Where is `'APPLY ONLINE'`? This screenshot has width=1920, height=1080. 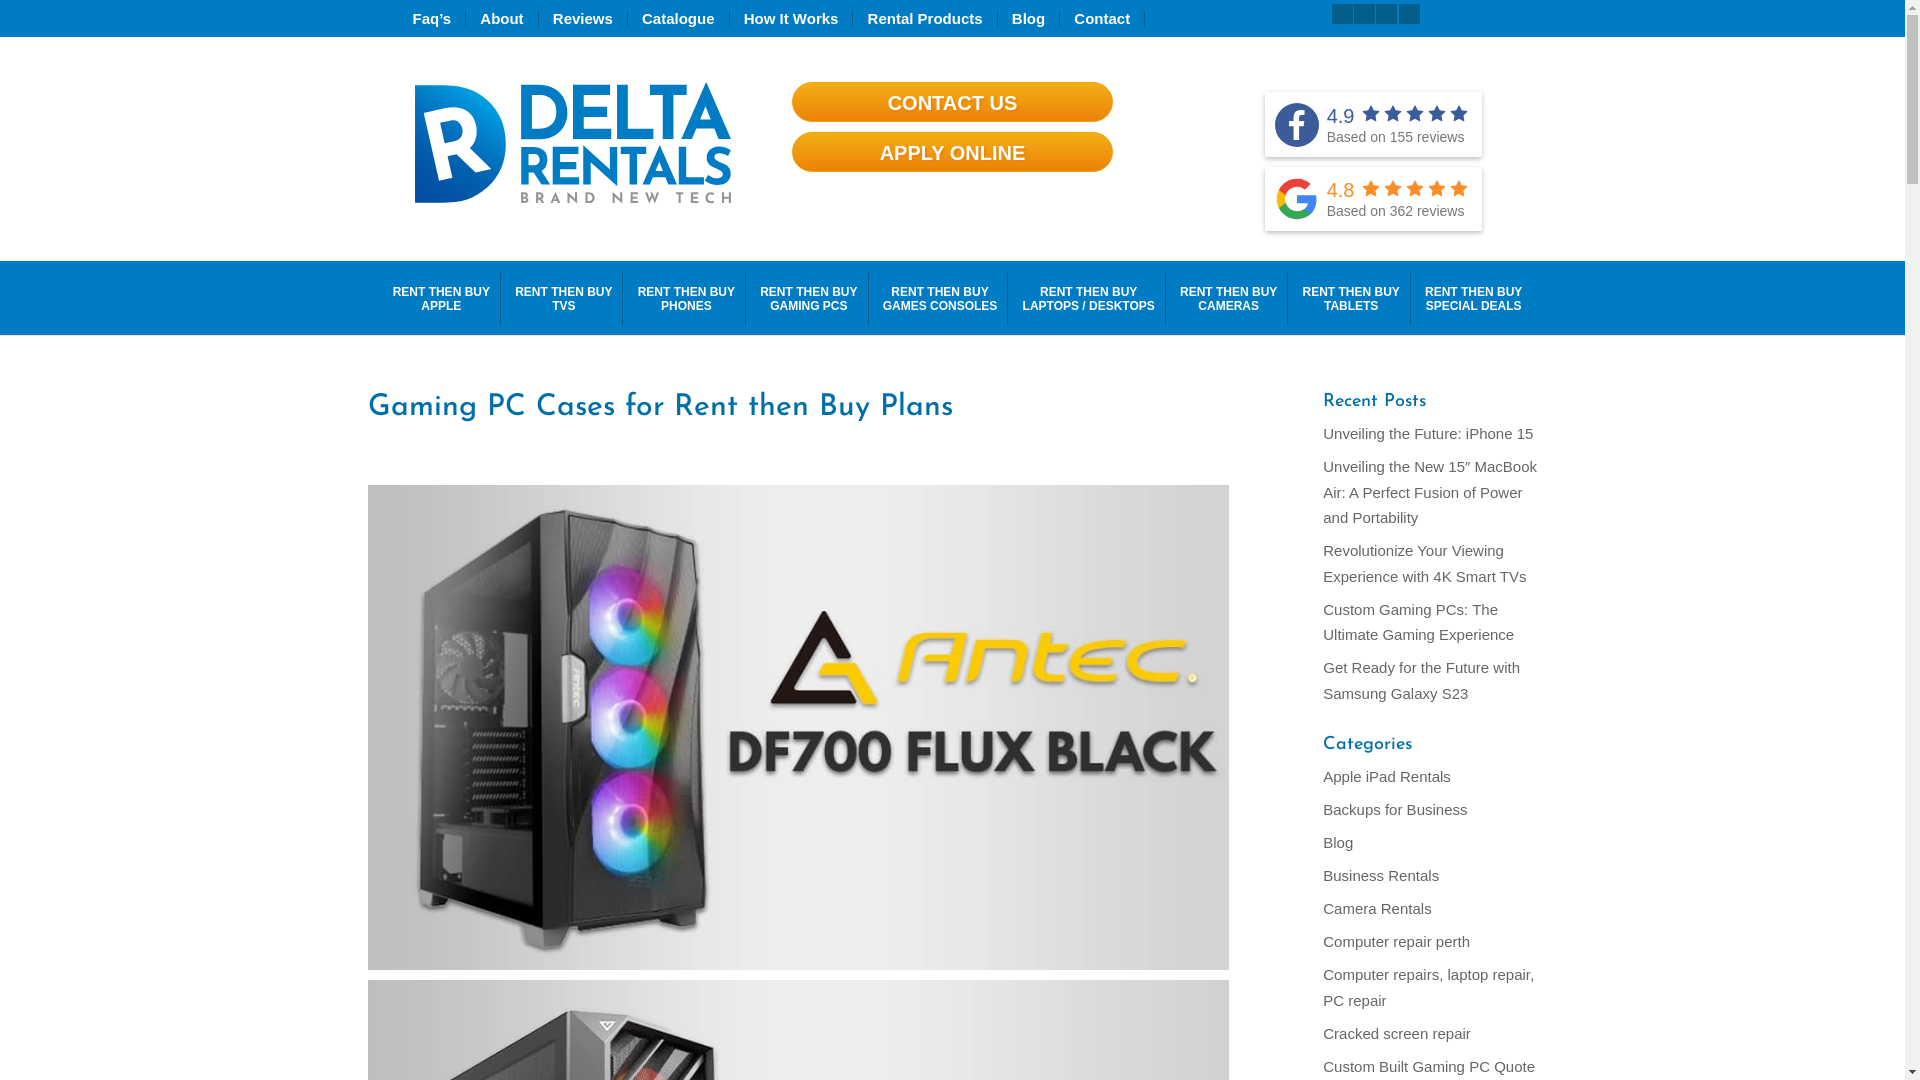
'APPLY ONLINE' is located at coordinates (950, 150).